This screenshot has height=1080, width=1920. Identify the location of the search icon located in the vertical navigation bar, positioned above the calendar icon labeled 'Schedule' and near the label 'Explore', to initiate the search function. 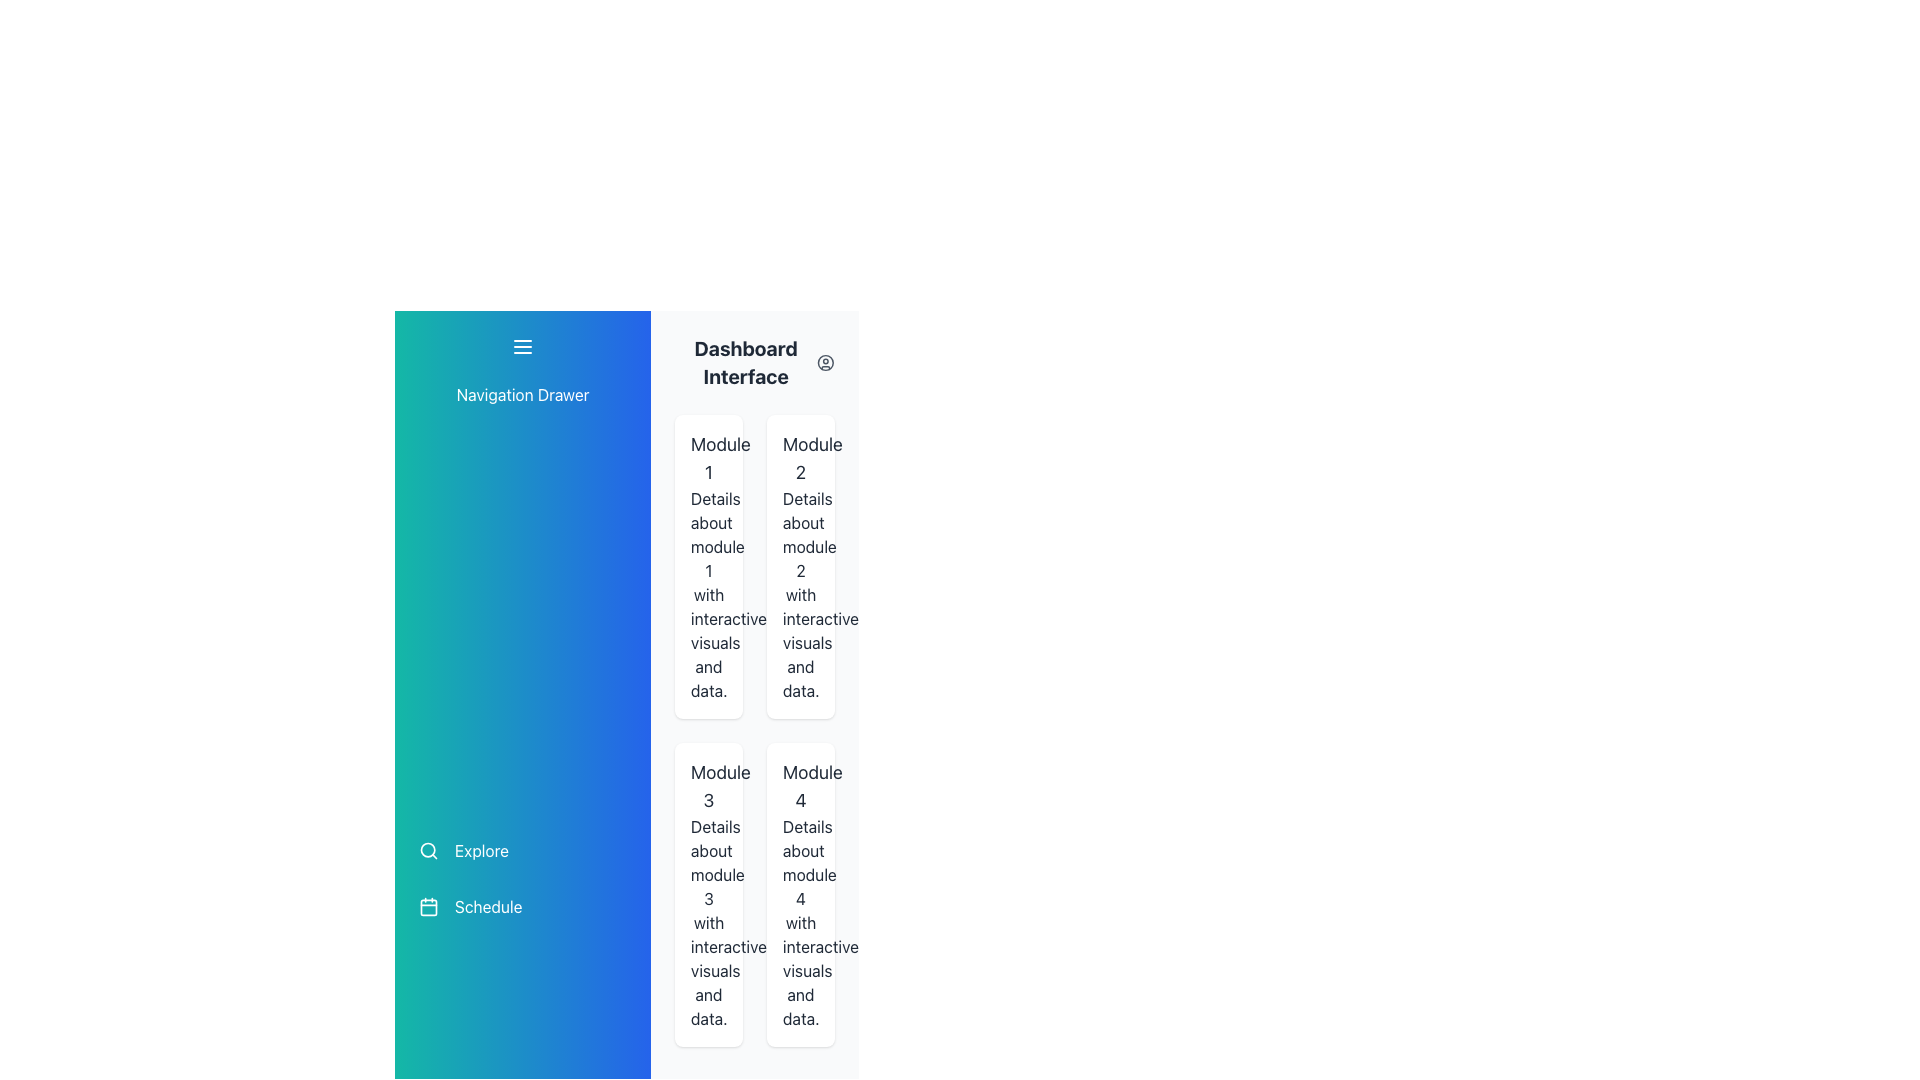
(427, 851).